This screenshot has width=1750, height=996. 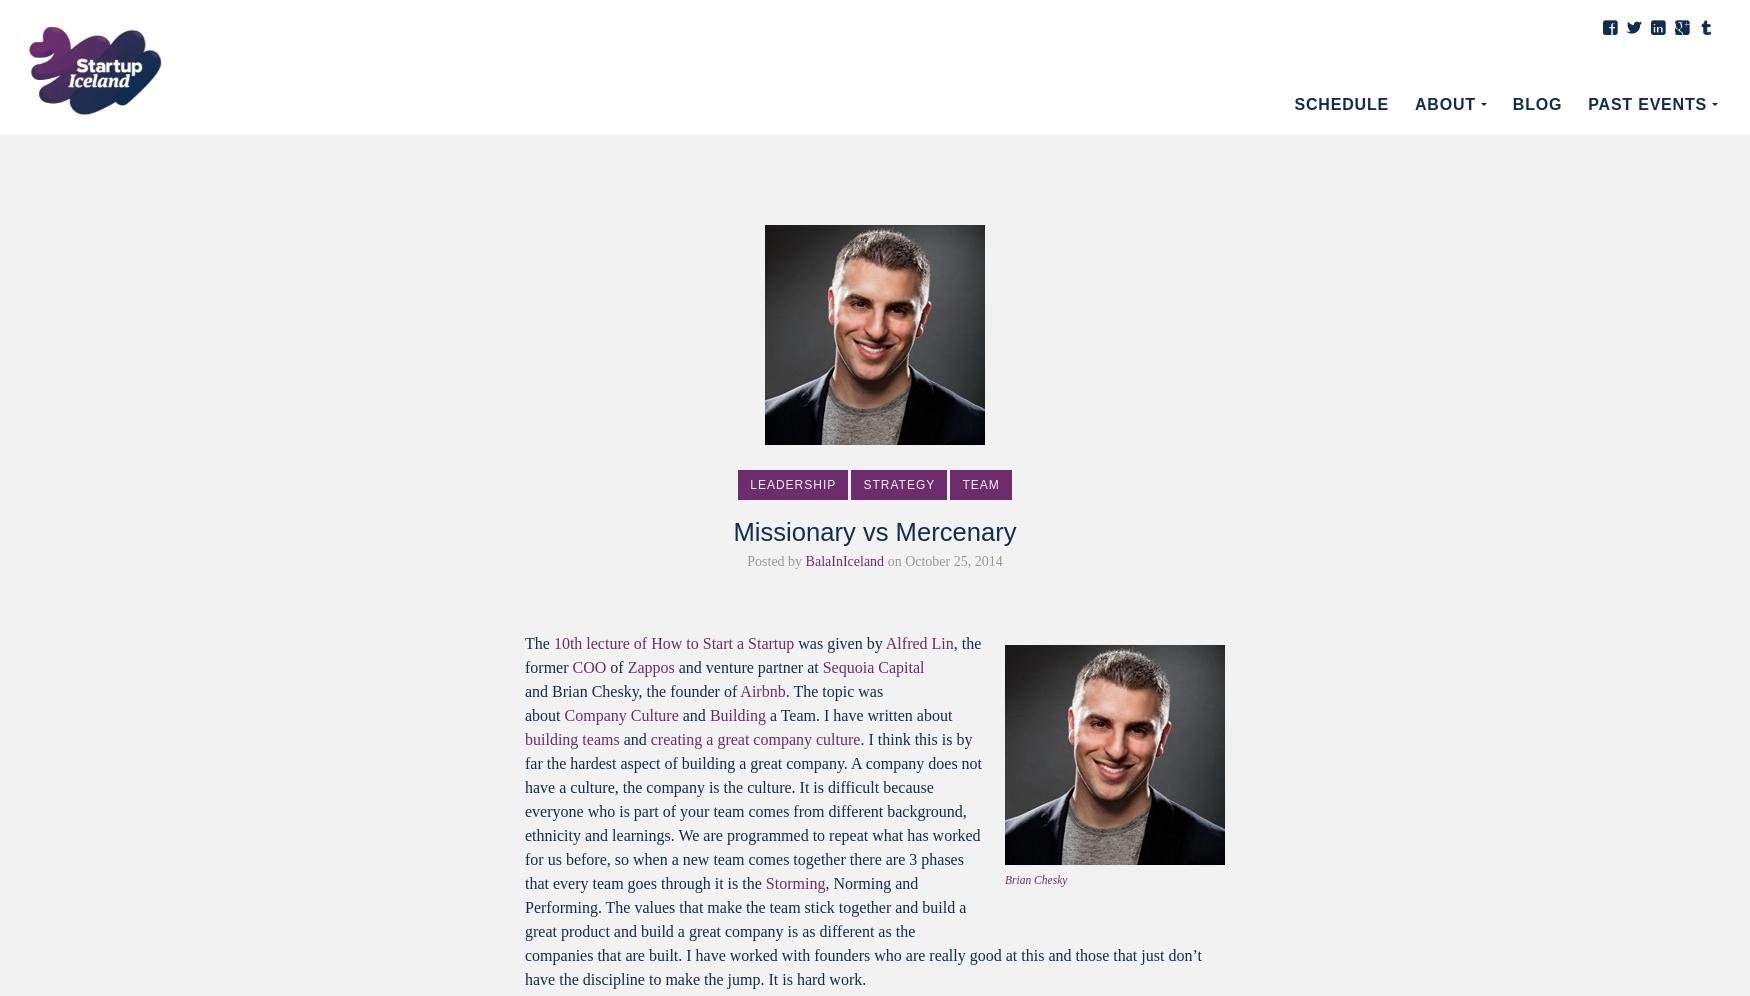 I want to click on 'COO', so click(x=589, y=667).